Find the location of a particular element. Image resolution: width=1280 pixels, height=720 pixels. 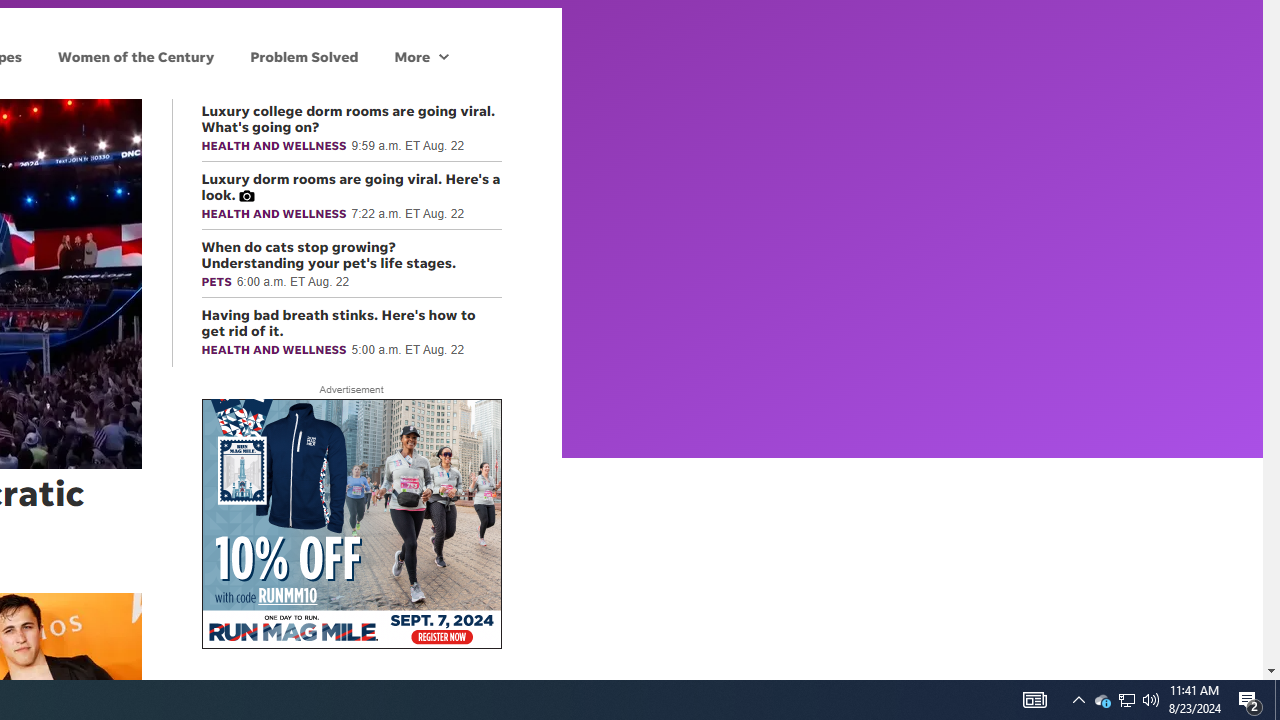

'Problem Solved' is located at coordinates (303, 55).